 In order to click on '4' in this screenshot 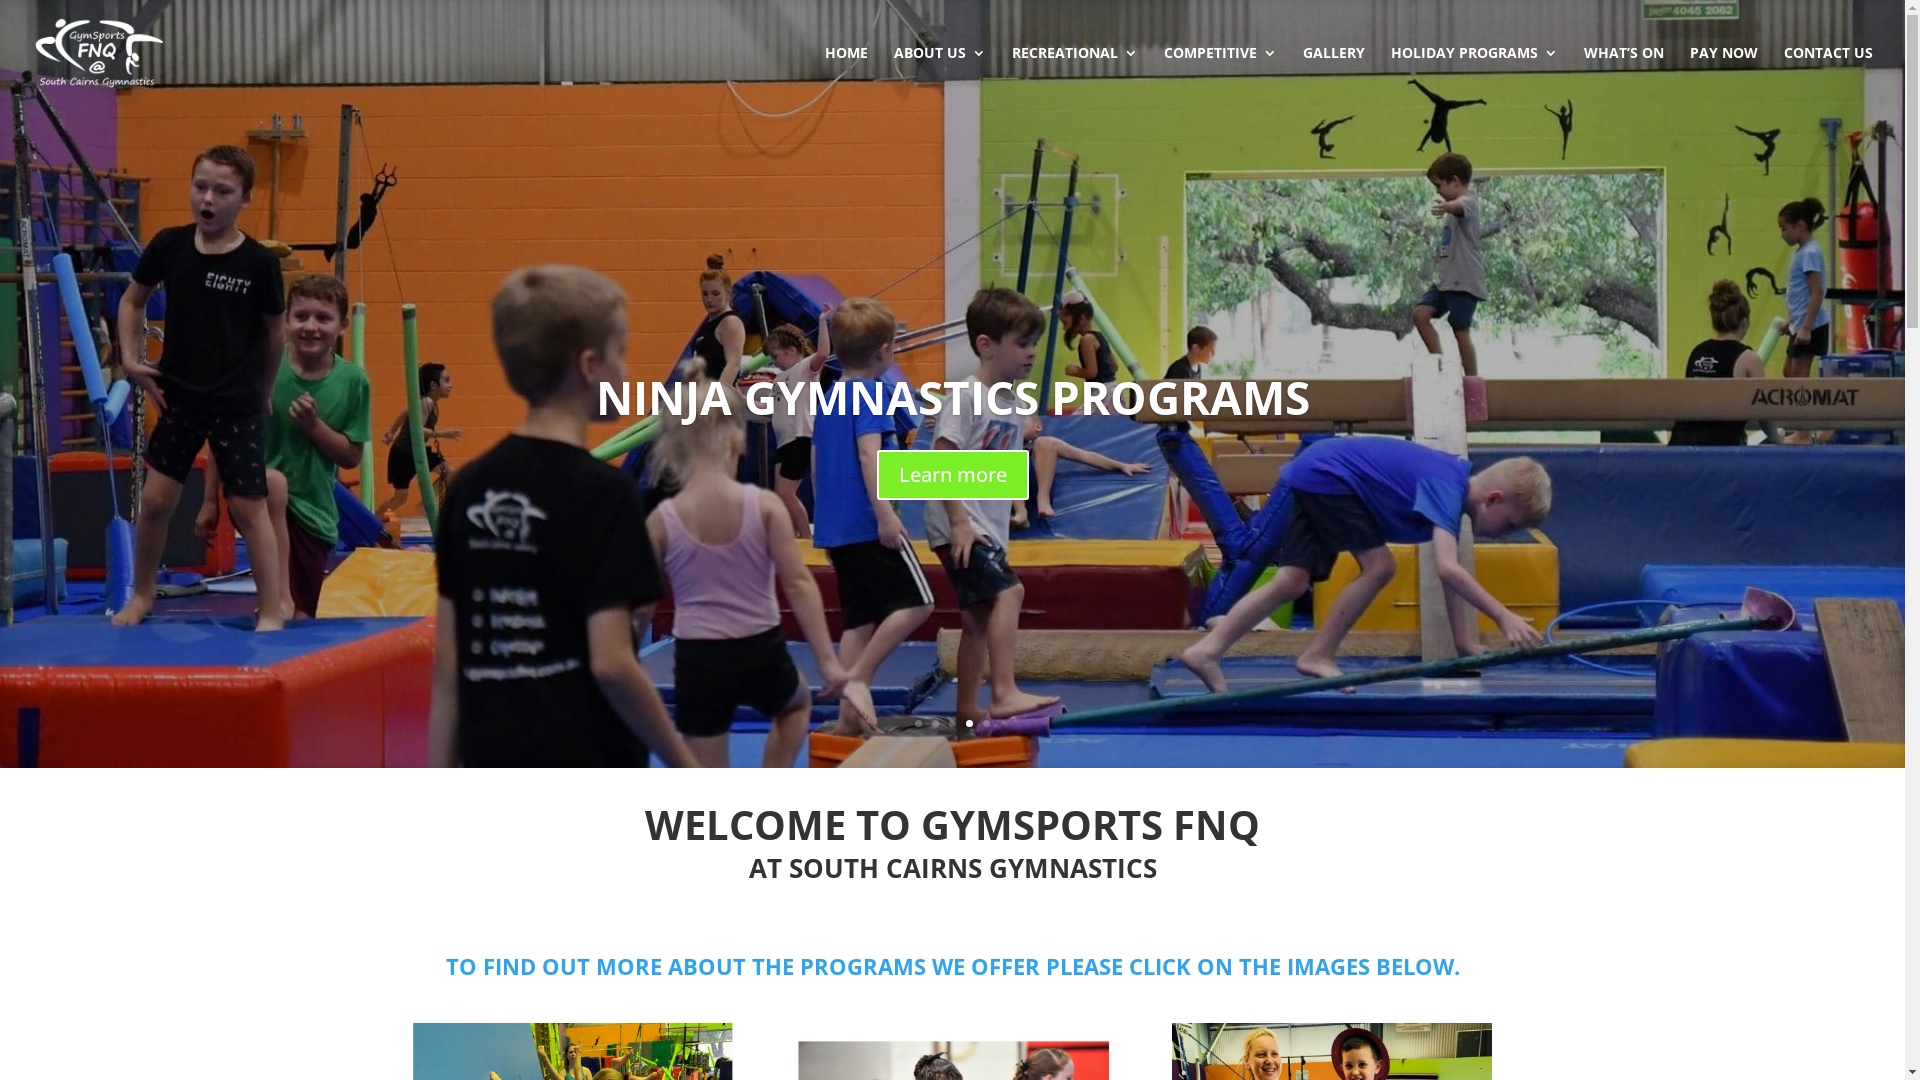, I will do `click(969, 723)`.